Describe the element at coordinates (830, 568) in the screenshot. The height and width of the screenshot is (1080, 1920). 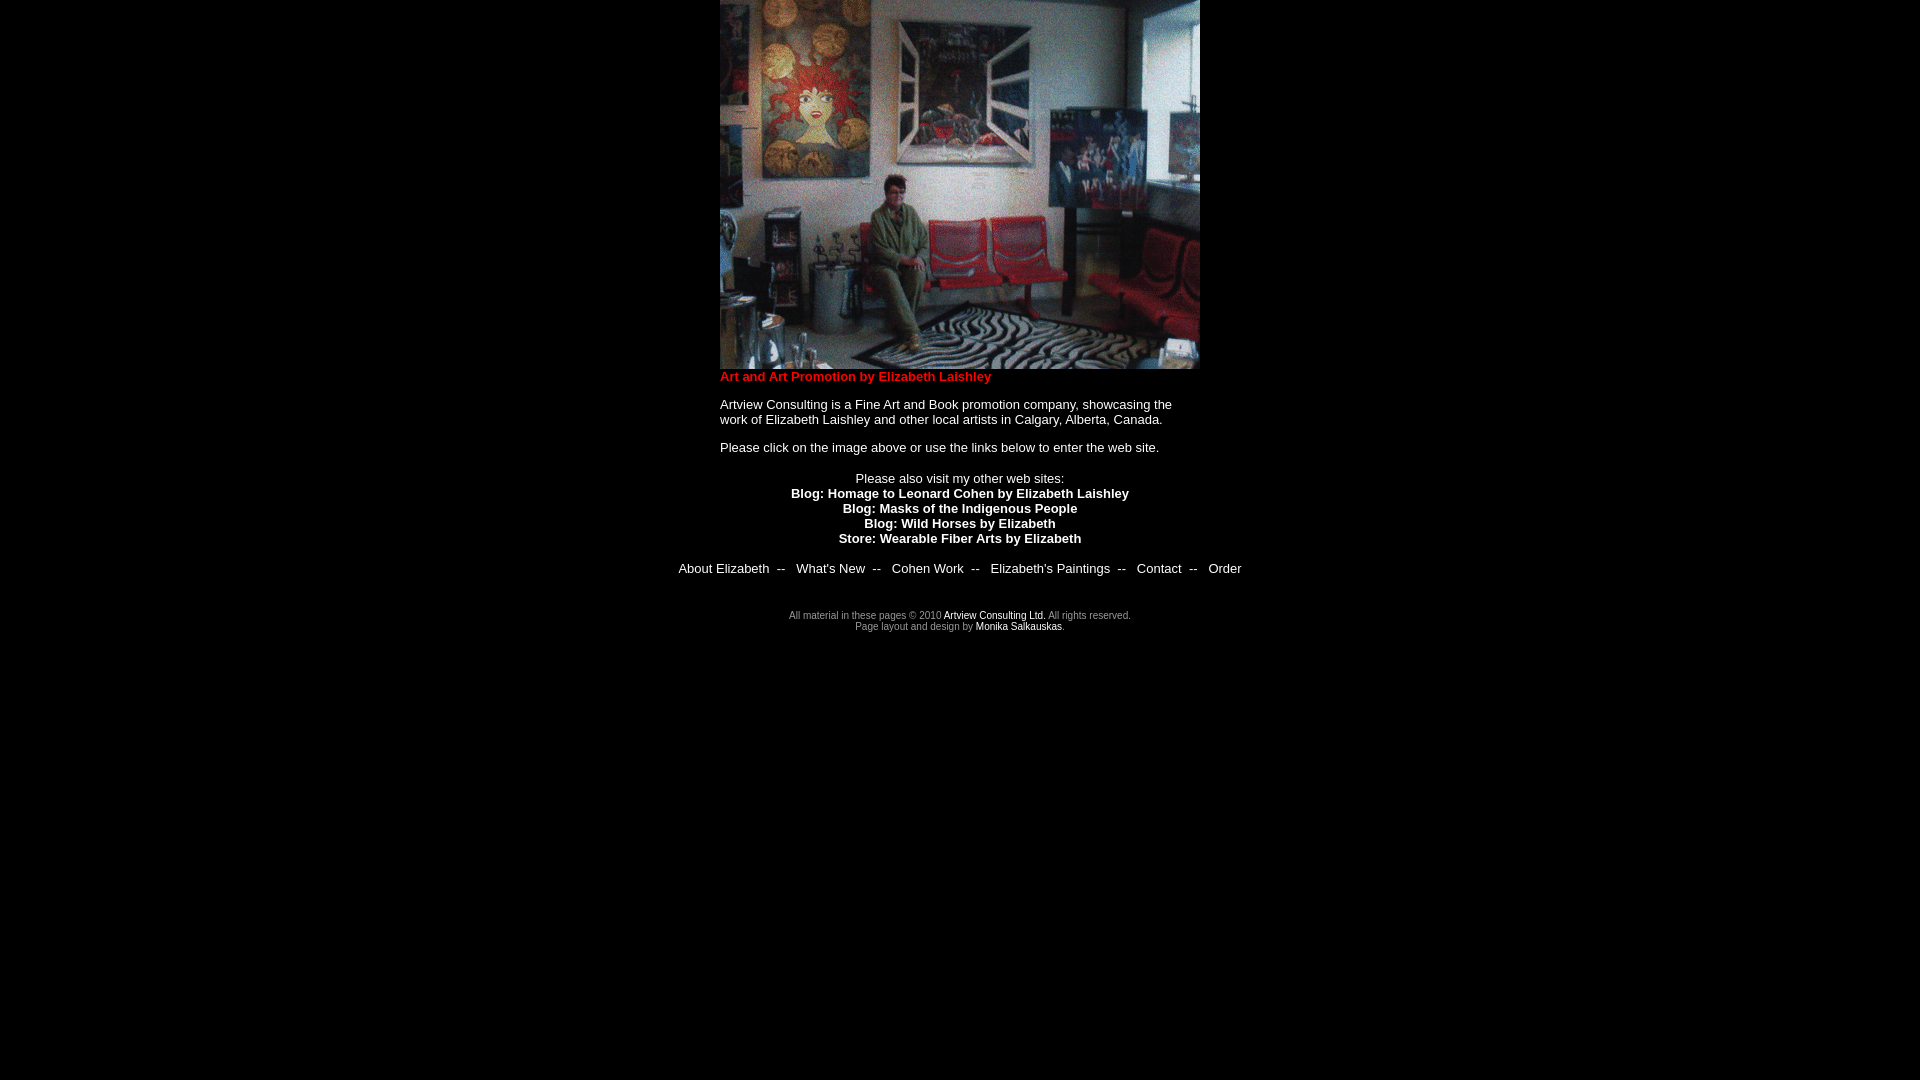
I see `'What's New'` at that location.